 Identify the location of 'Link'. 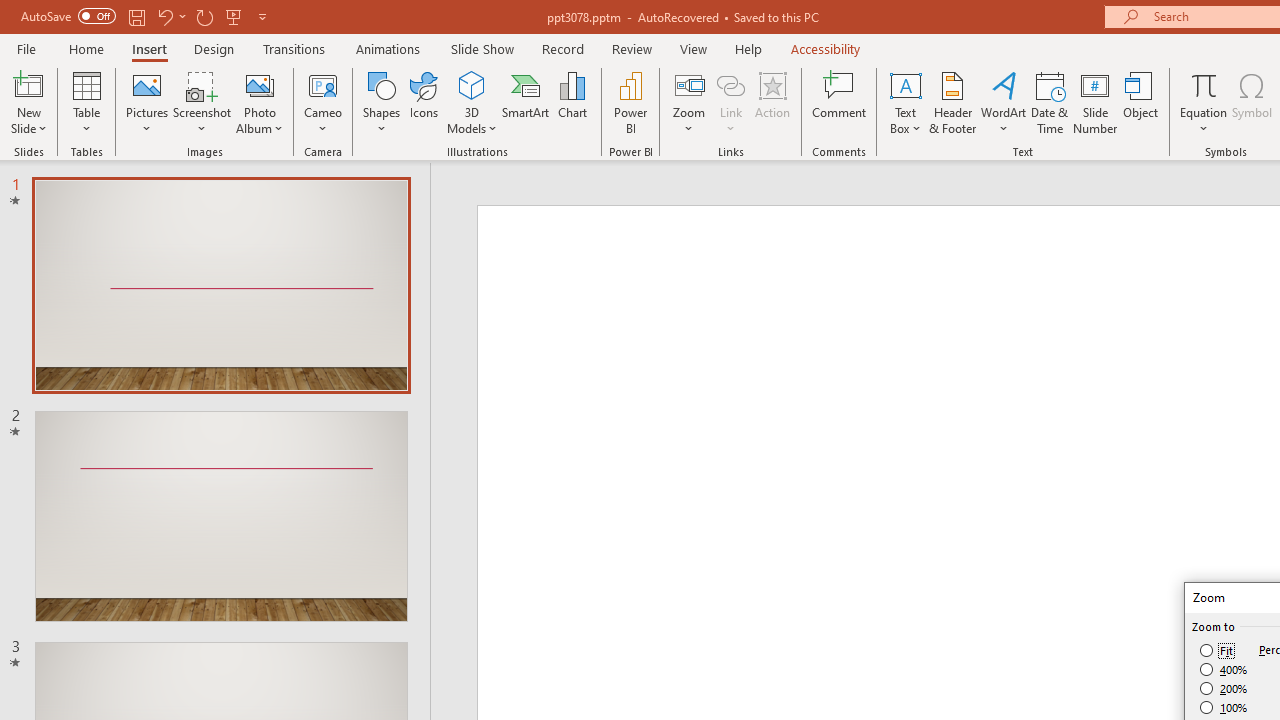
(730, 84).